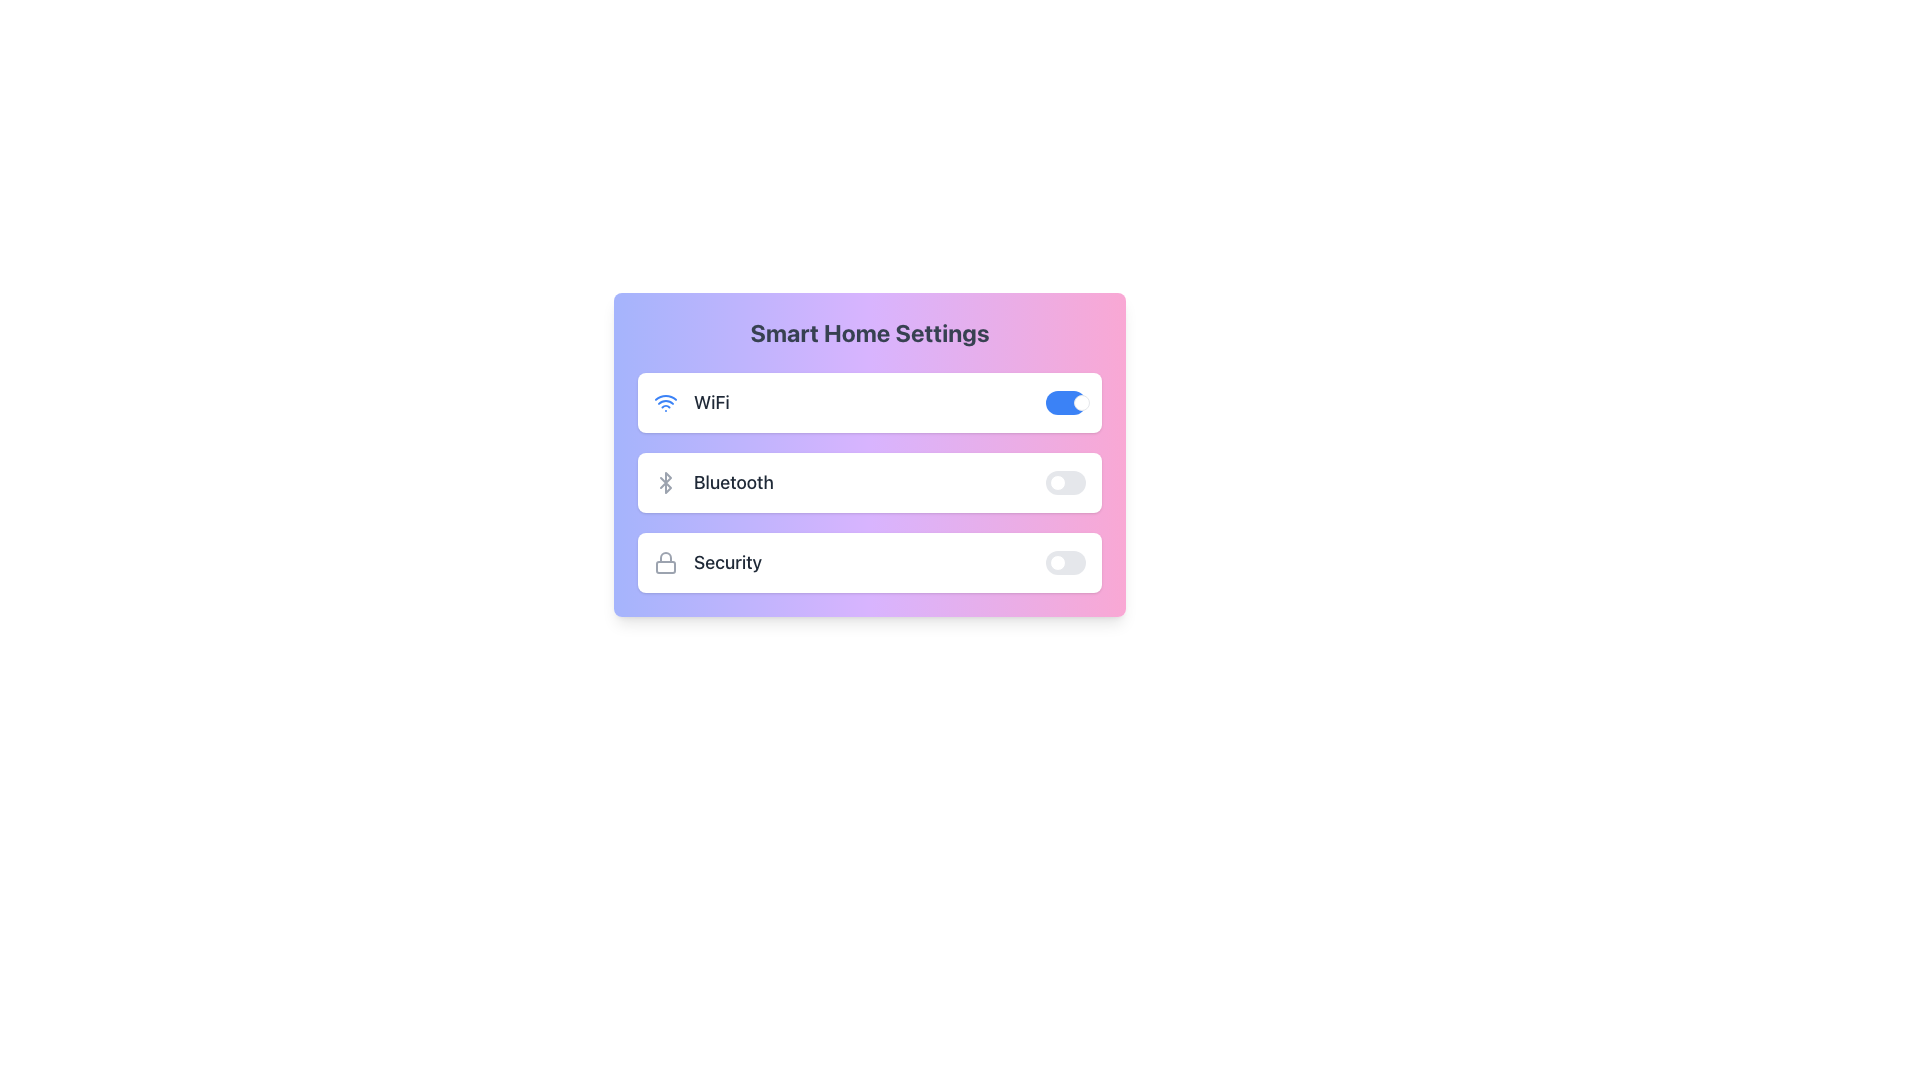  Describe the element at coordinates (732, 482) in the screenshot. I see `the text label displaying 'Bluetooth', which is styled in grayish-black and located next to the Bluetooth icon` at that location.